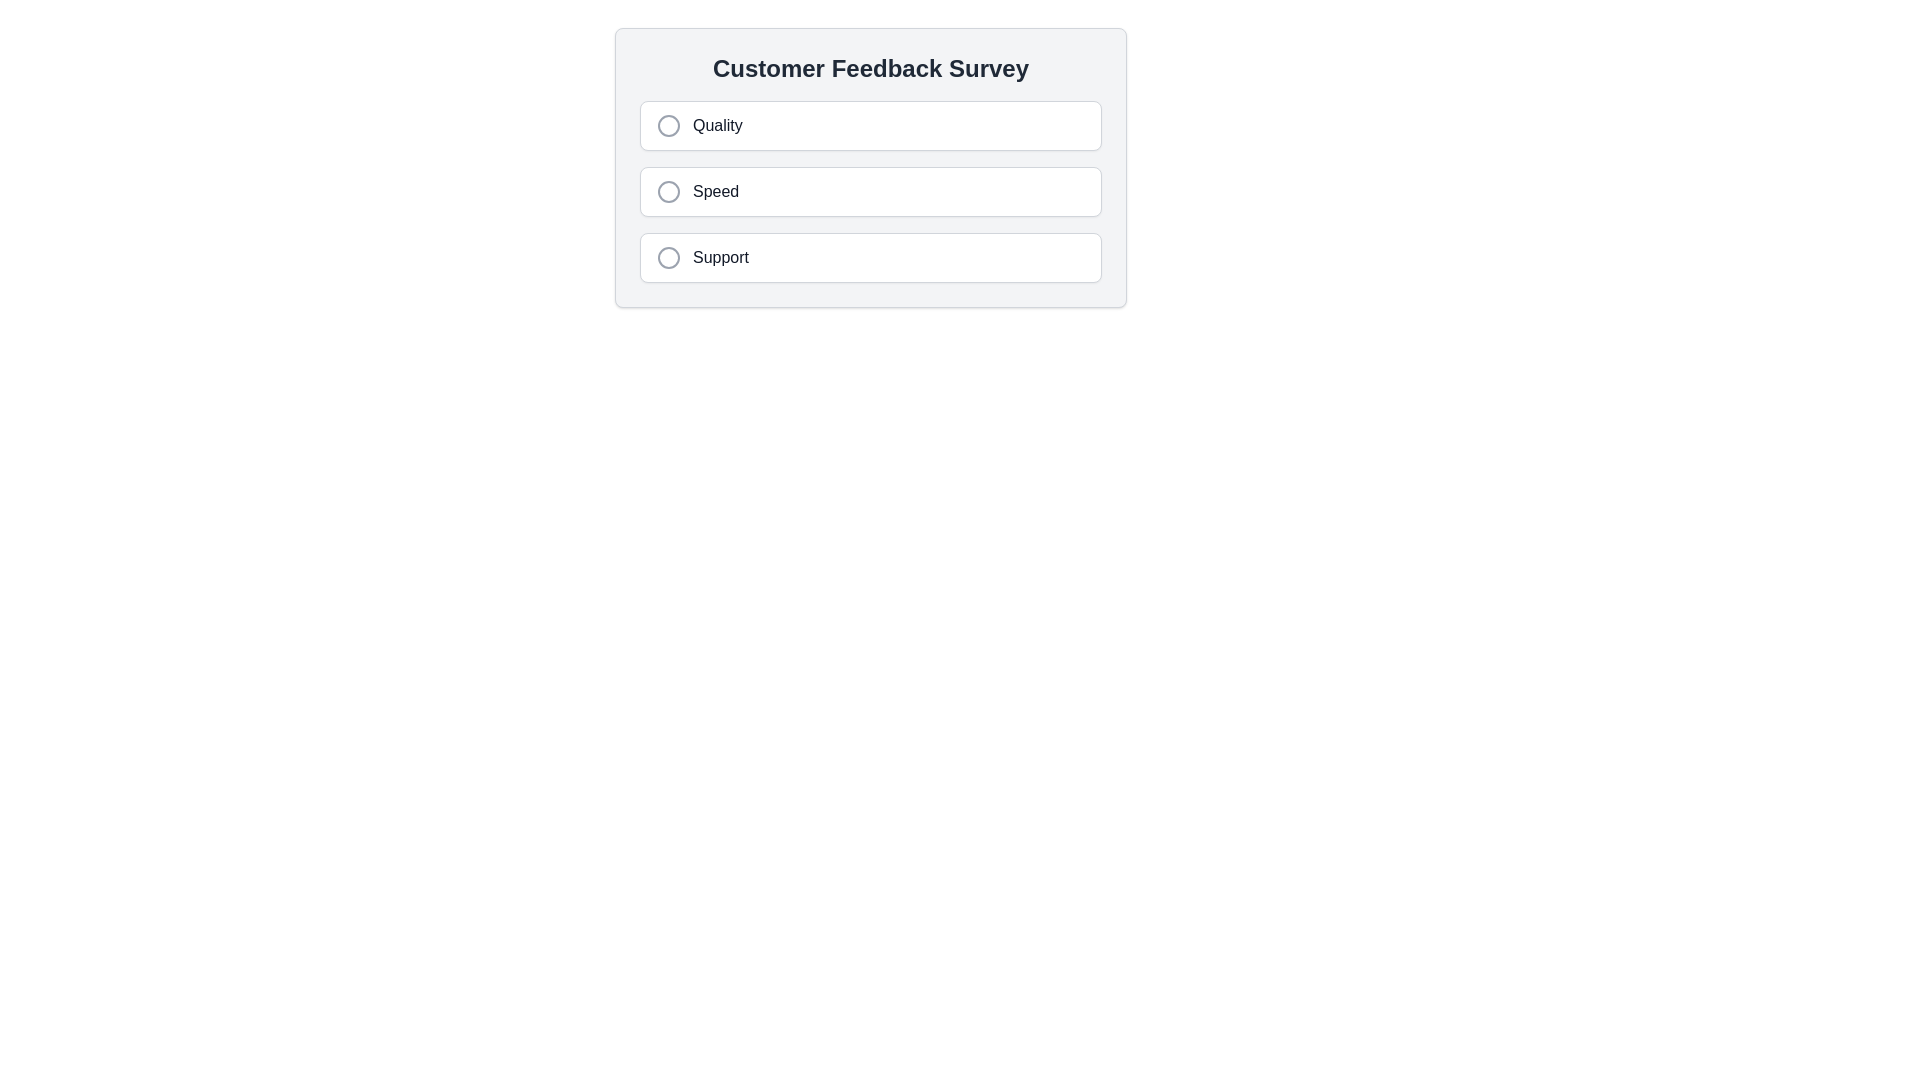 The width and height of the screenshot is (1920, 1080). What do you see at coordinates (668, 257) in the screenshot?
I see `the radio button` at bounding box center [668, 257].